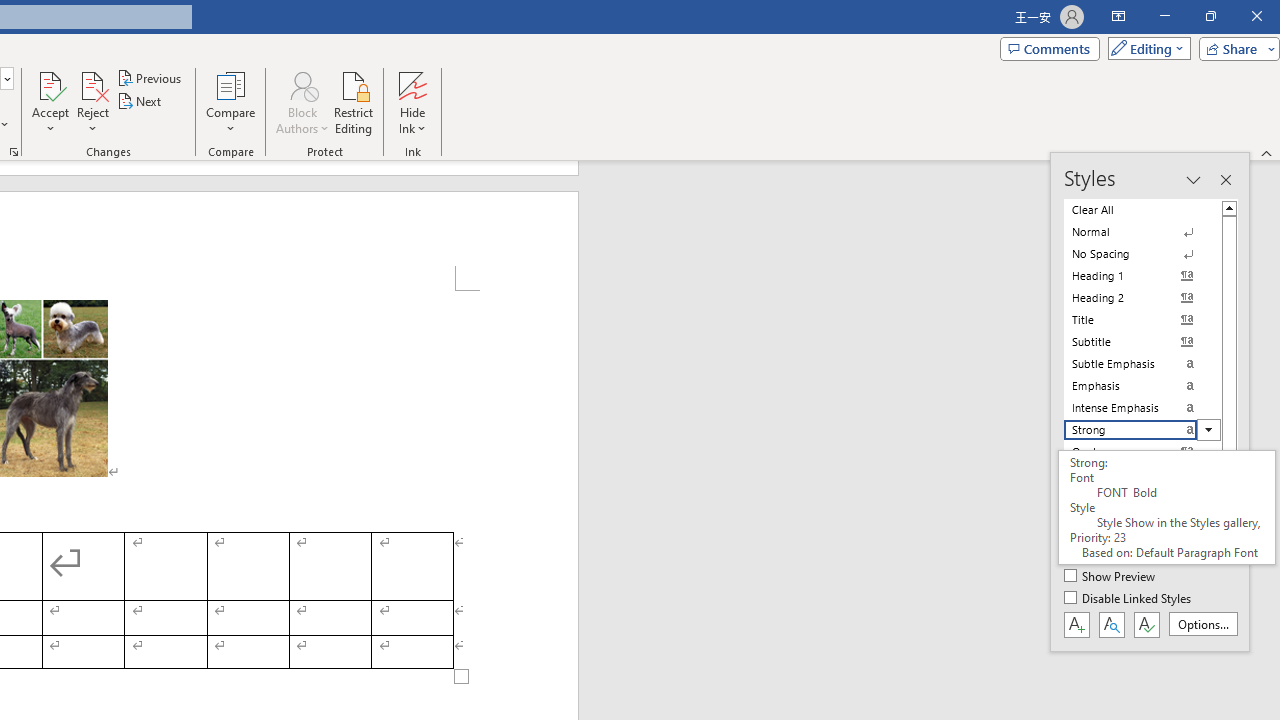 This screenshot has height=720, width=1280. Describe the element at coordinates (1110, 577) in the screenshot. I see `'Show Preview'` at that location.